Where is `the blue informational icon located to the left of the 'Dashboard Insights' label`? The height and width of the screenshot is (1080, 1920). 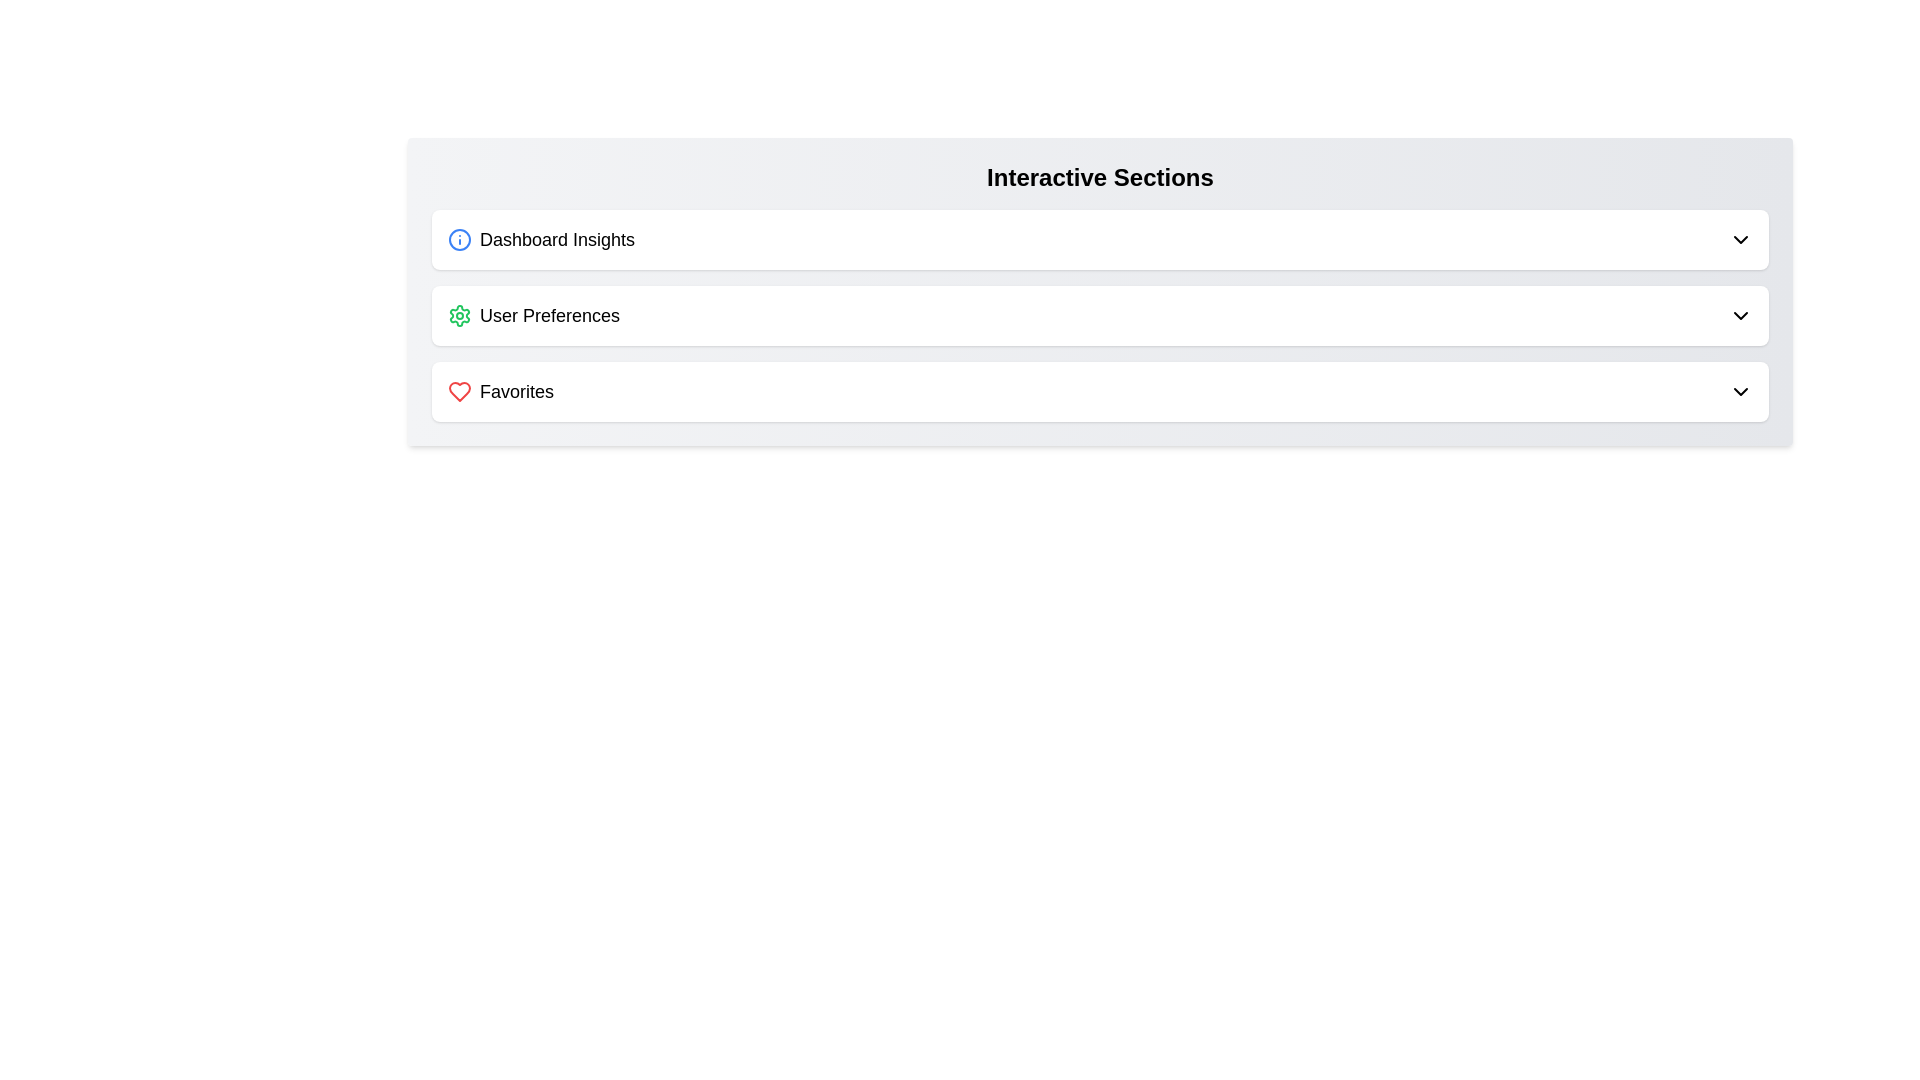
the blue informational icon located to the left of the 'Dashboard Insights' label is located at coordinates (459, 238).